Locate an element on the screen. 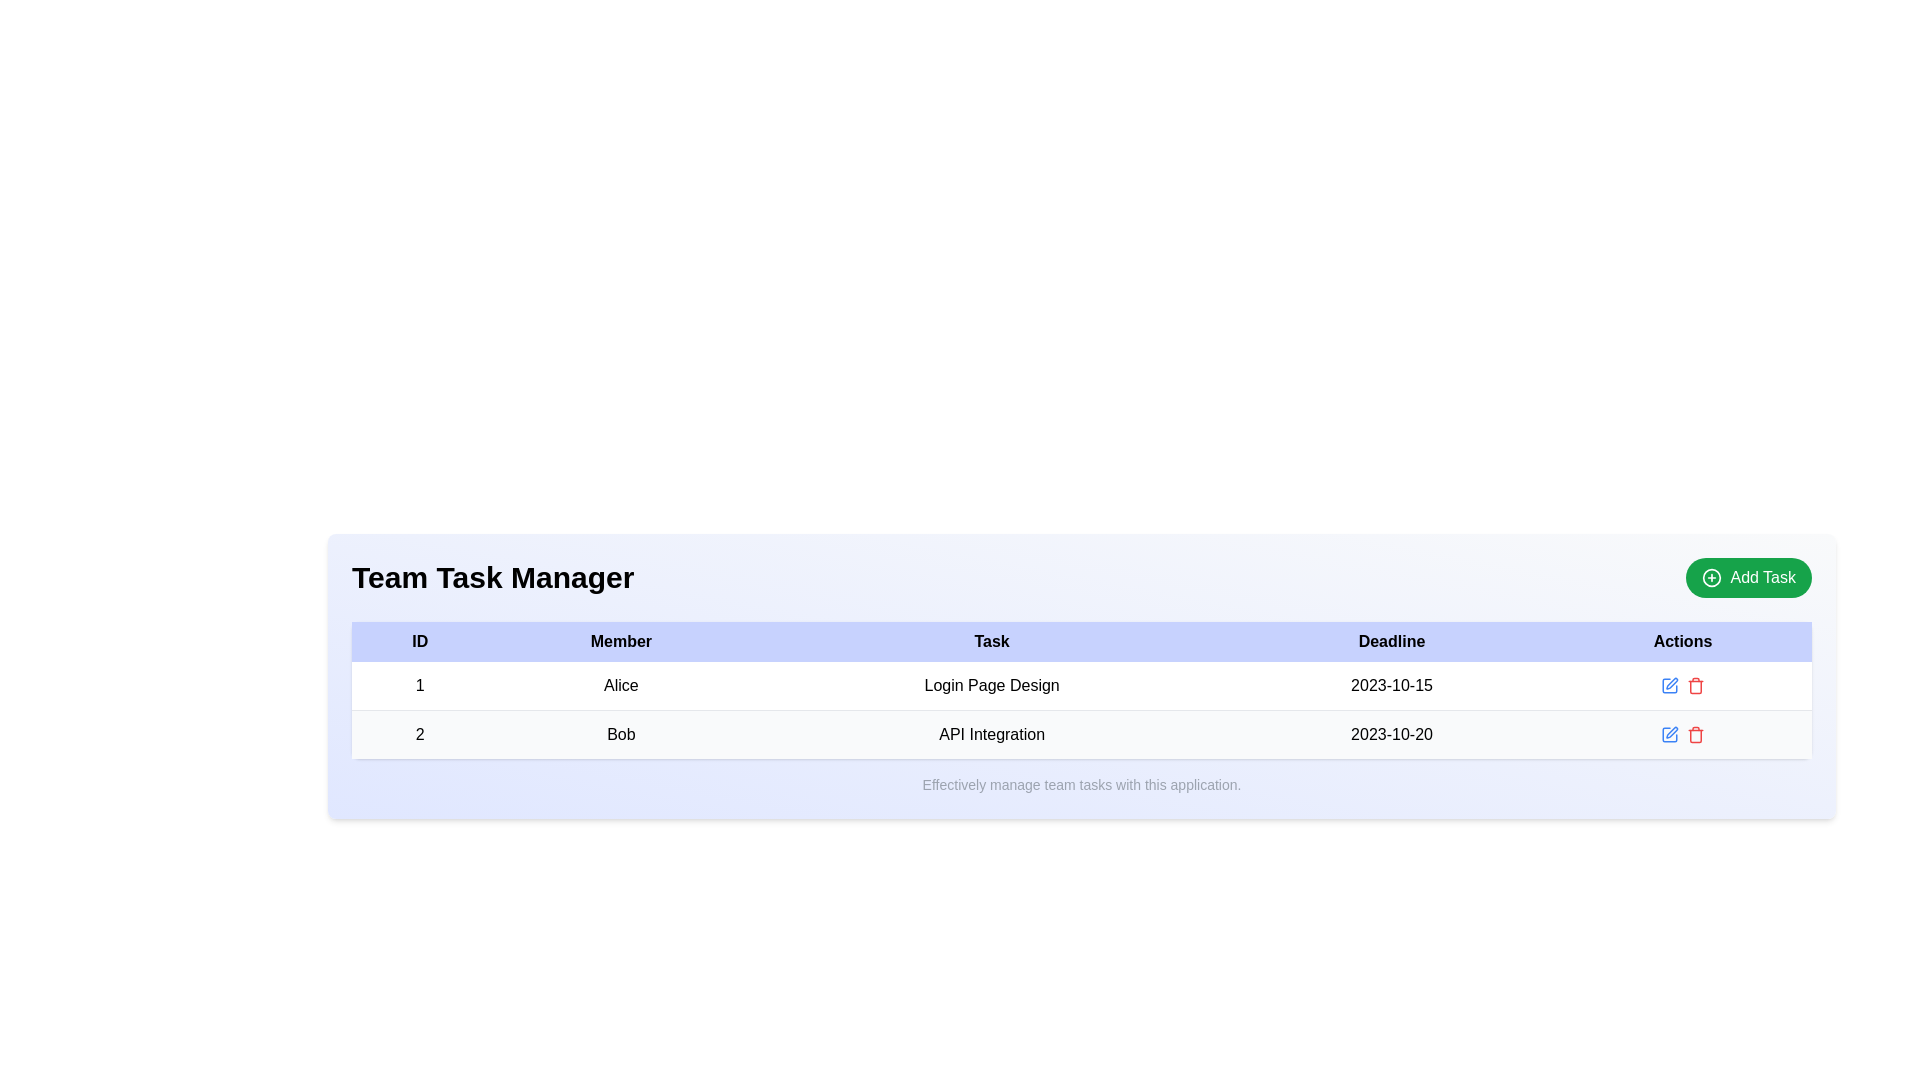  the first column header Label in the table that indicates IDs, located in the center-top of the interface is located at coordinates (419, 641).